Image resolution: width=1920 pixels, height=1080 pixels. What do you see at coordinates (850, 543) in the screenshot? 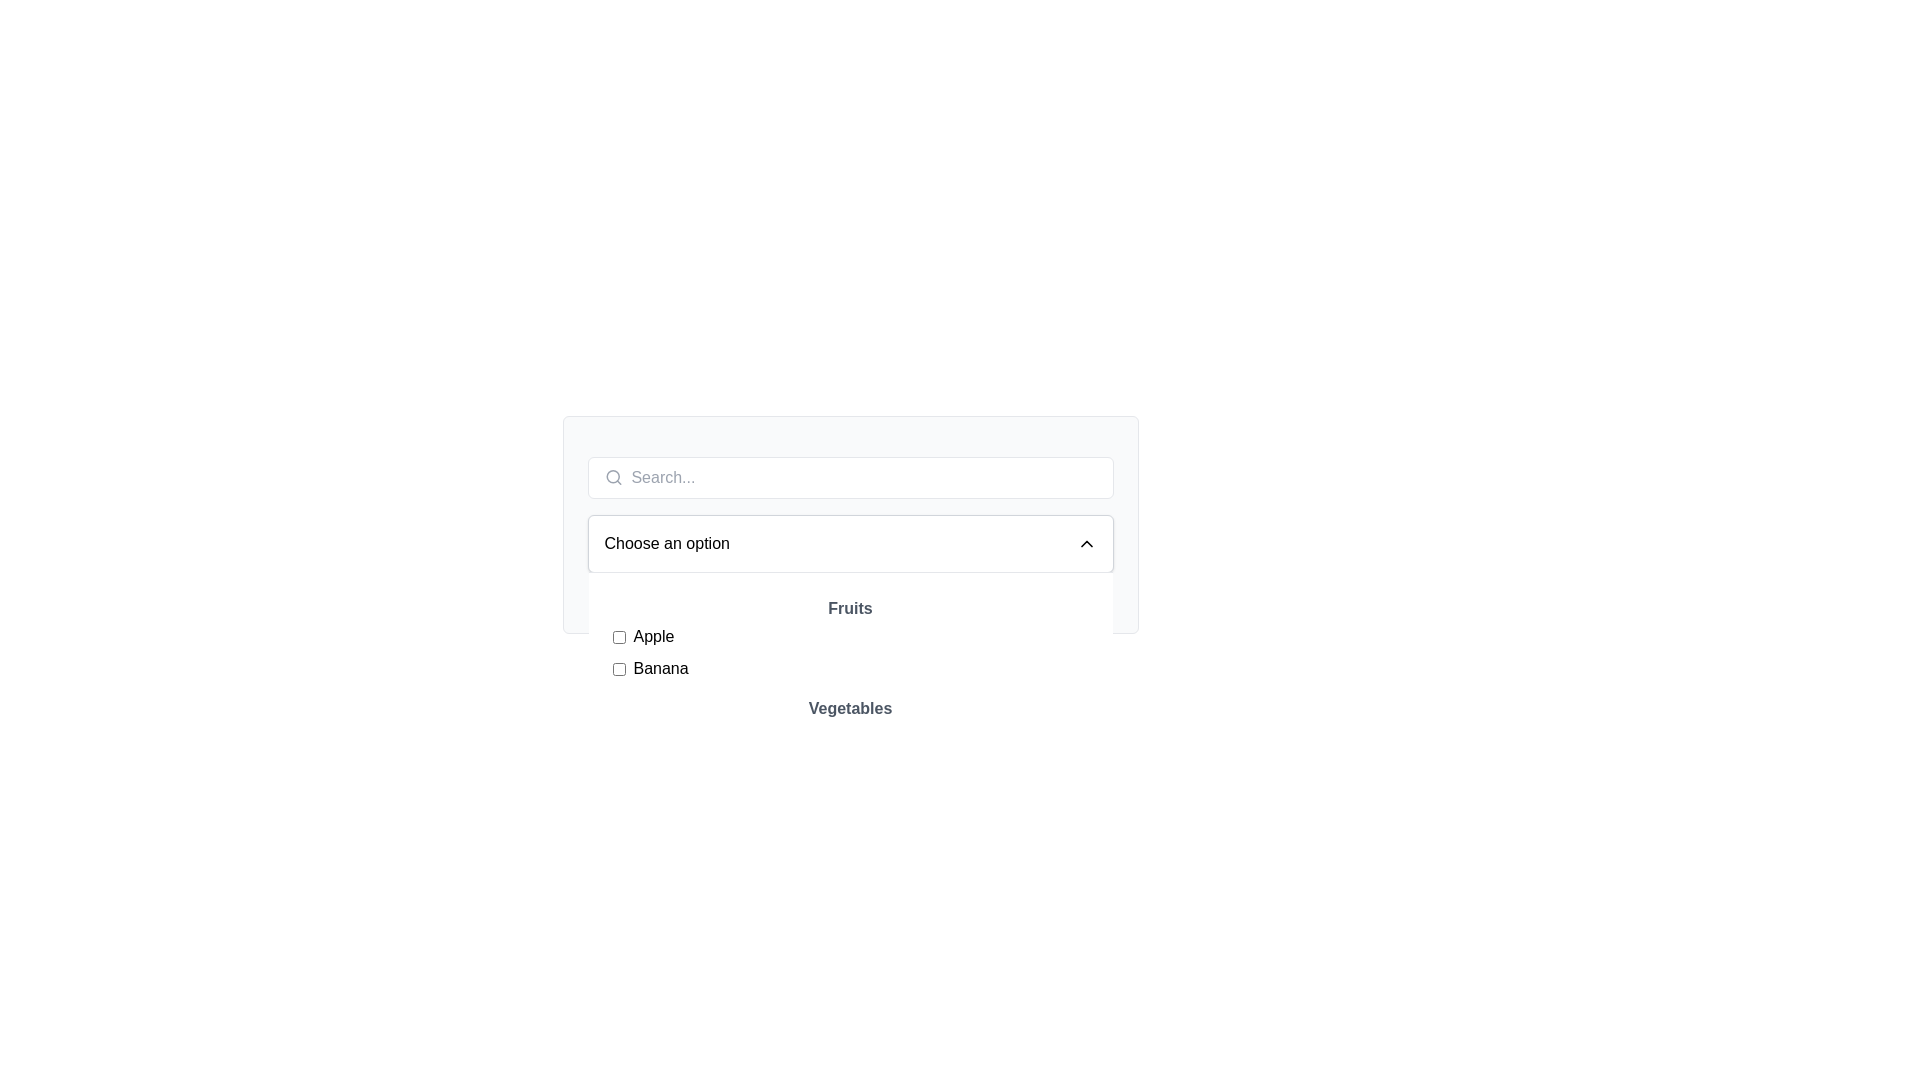
I see `the dropdown menu trigger located below the search bar` at bounding box center [850, 543].